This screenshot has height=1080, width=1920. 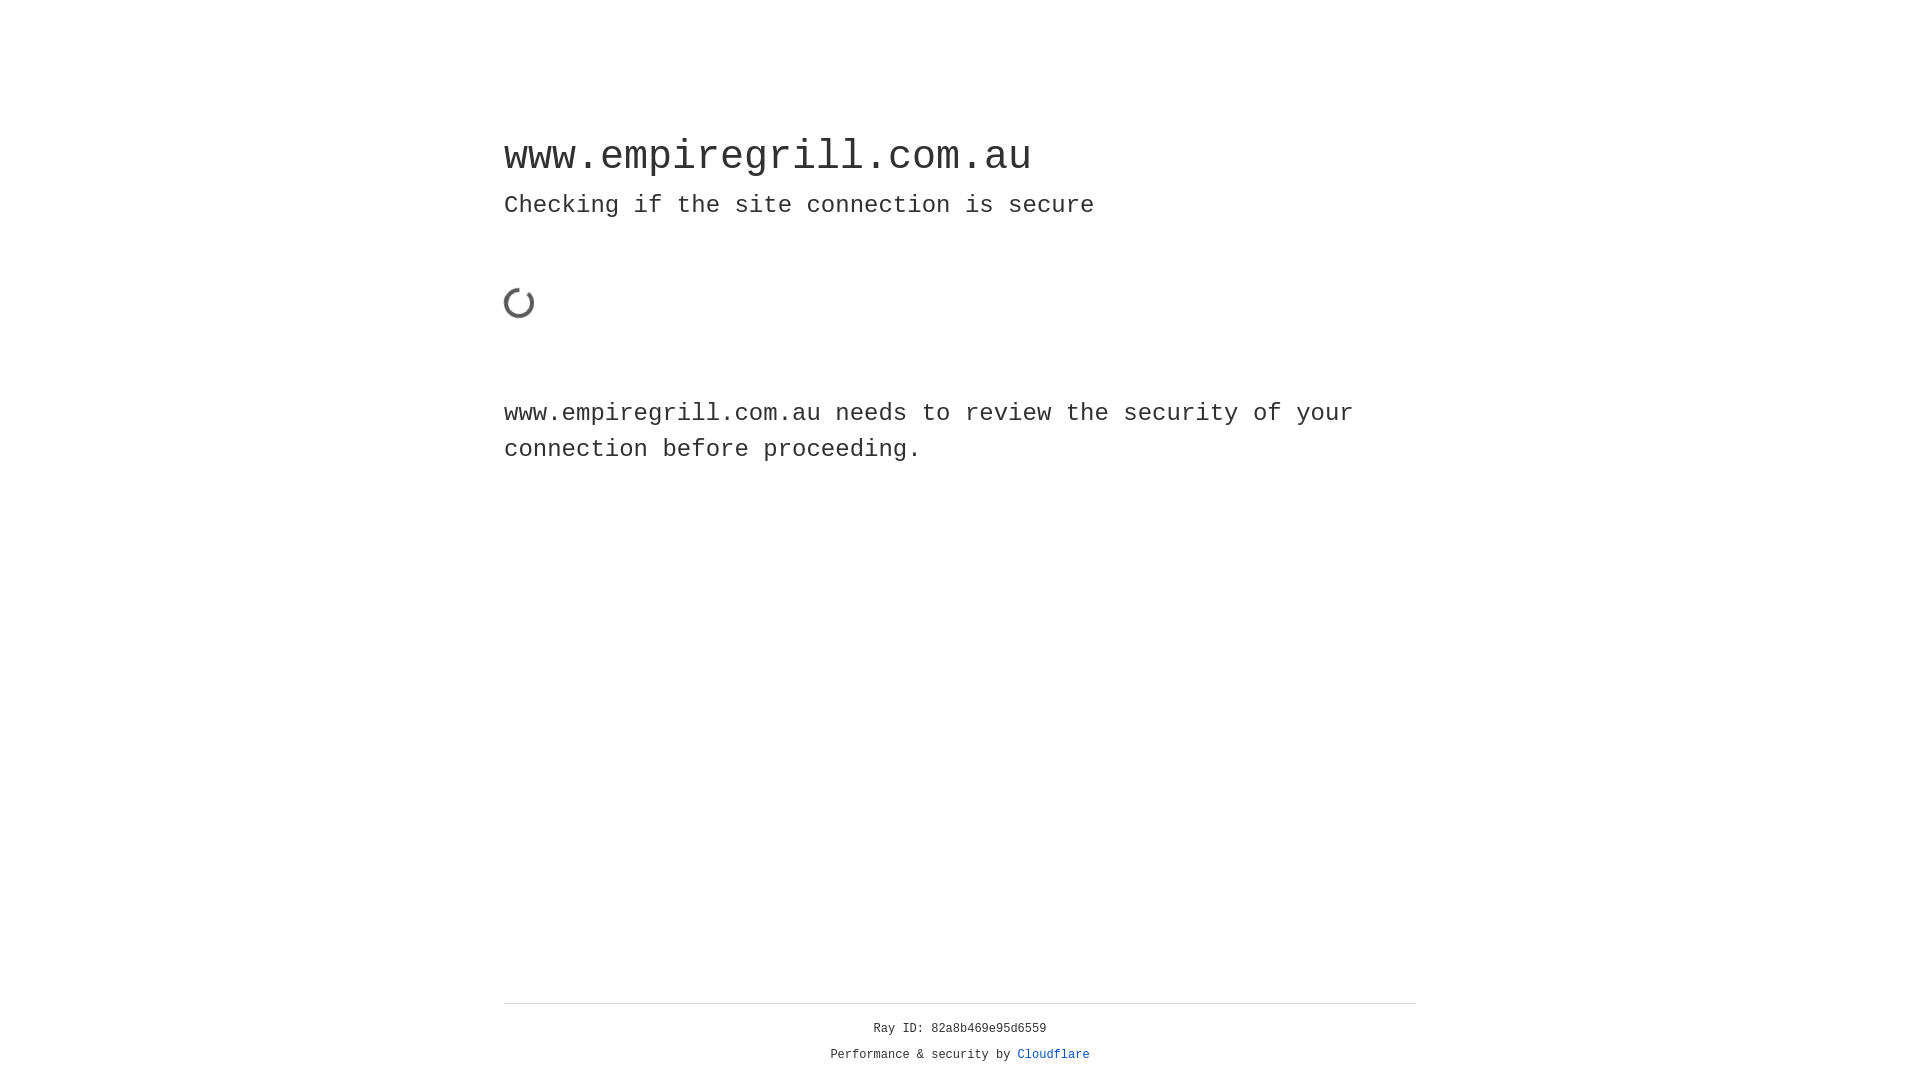 I want to click on 'Cloudflare', so click(x=1053, y=1054).